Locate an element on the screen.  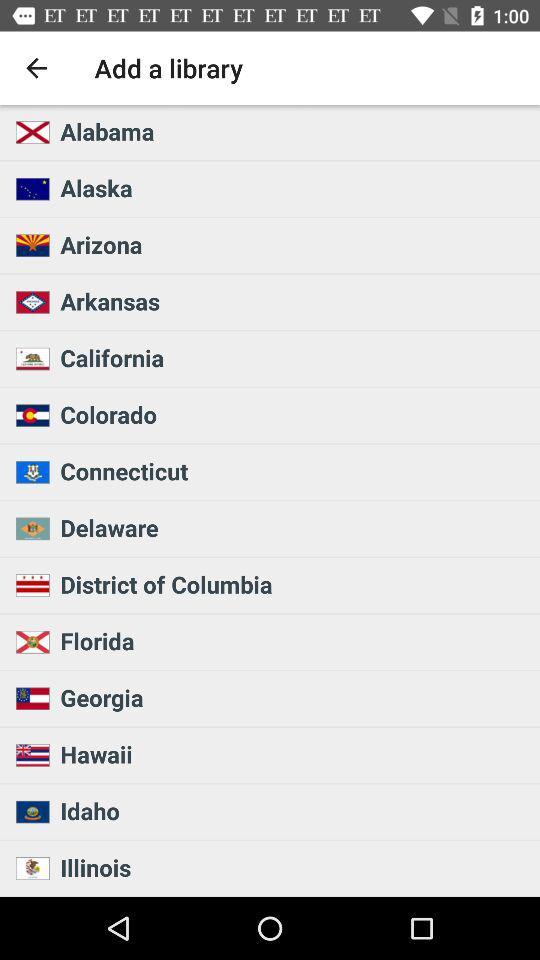
the arizona is located at coordinates (293, 243).